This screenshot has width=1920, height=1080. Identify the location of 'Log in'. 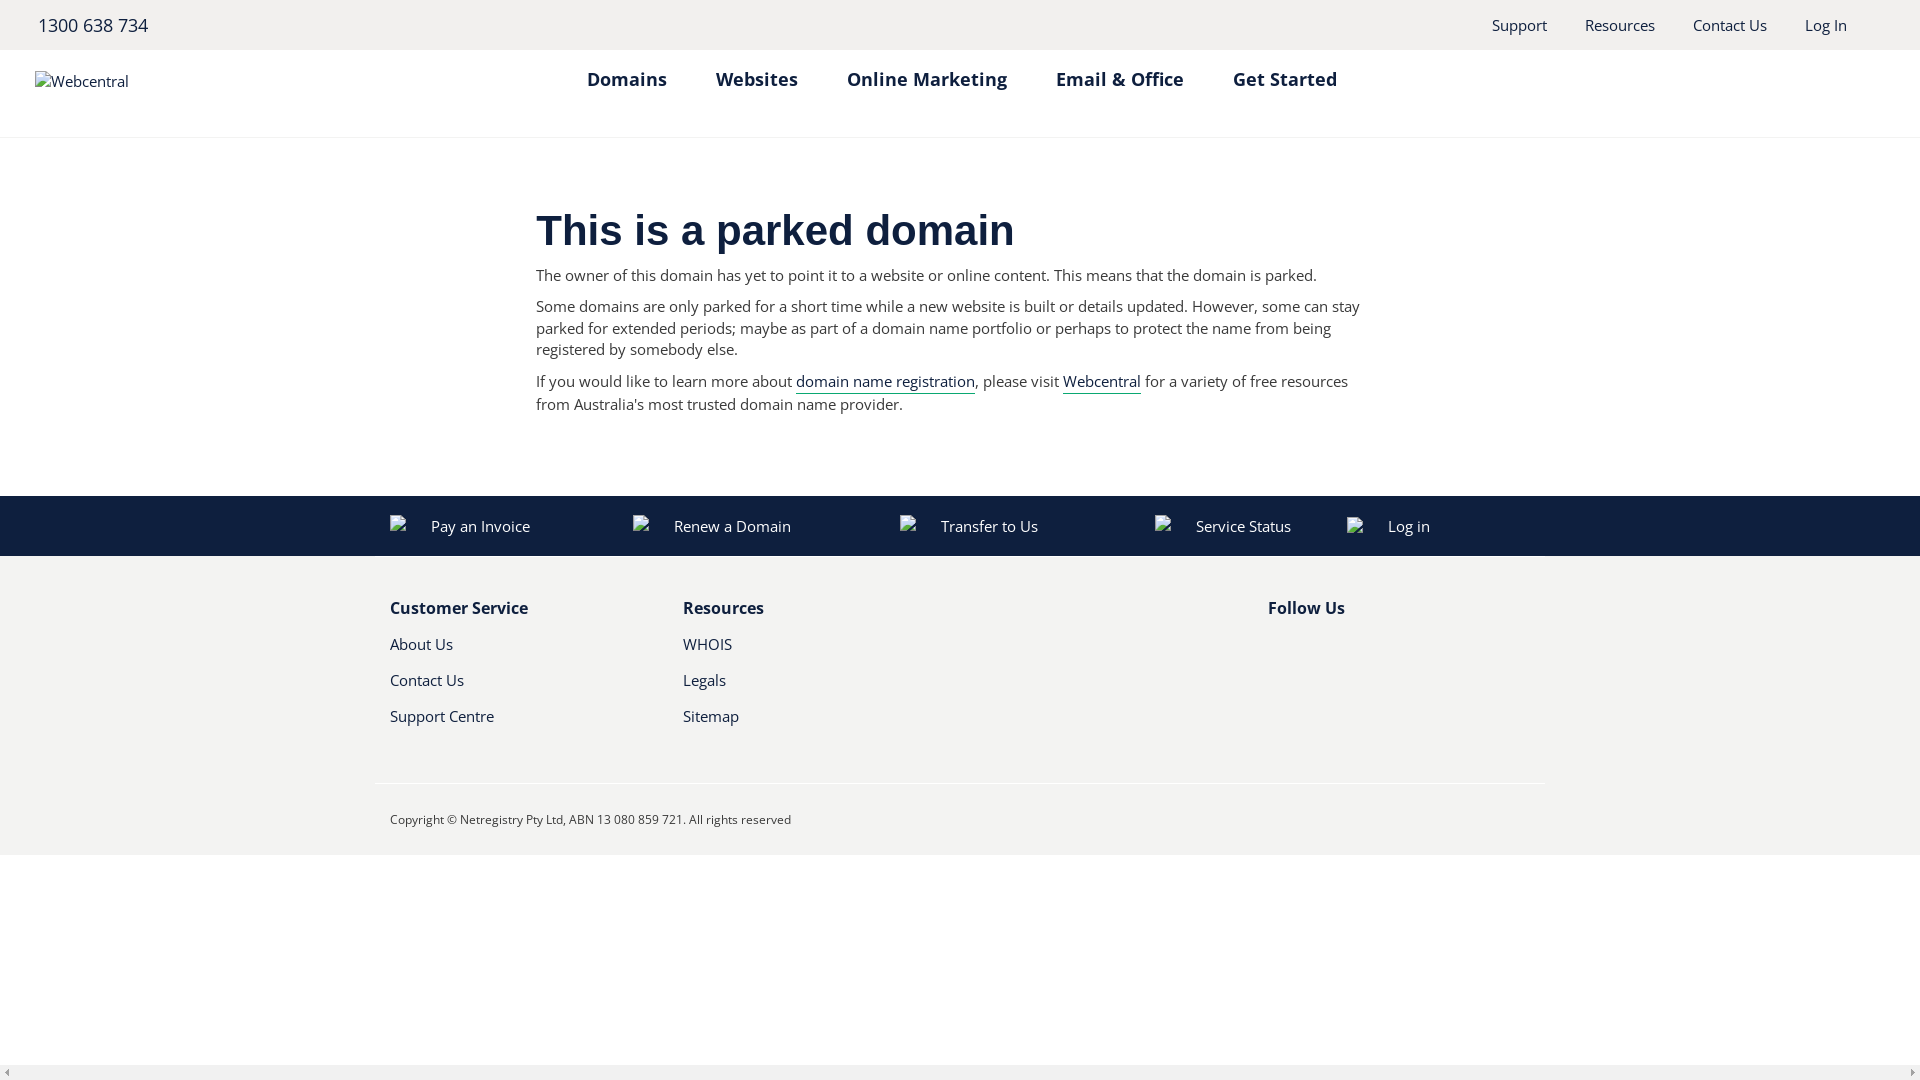
(1465, 524).